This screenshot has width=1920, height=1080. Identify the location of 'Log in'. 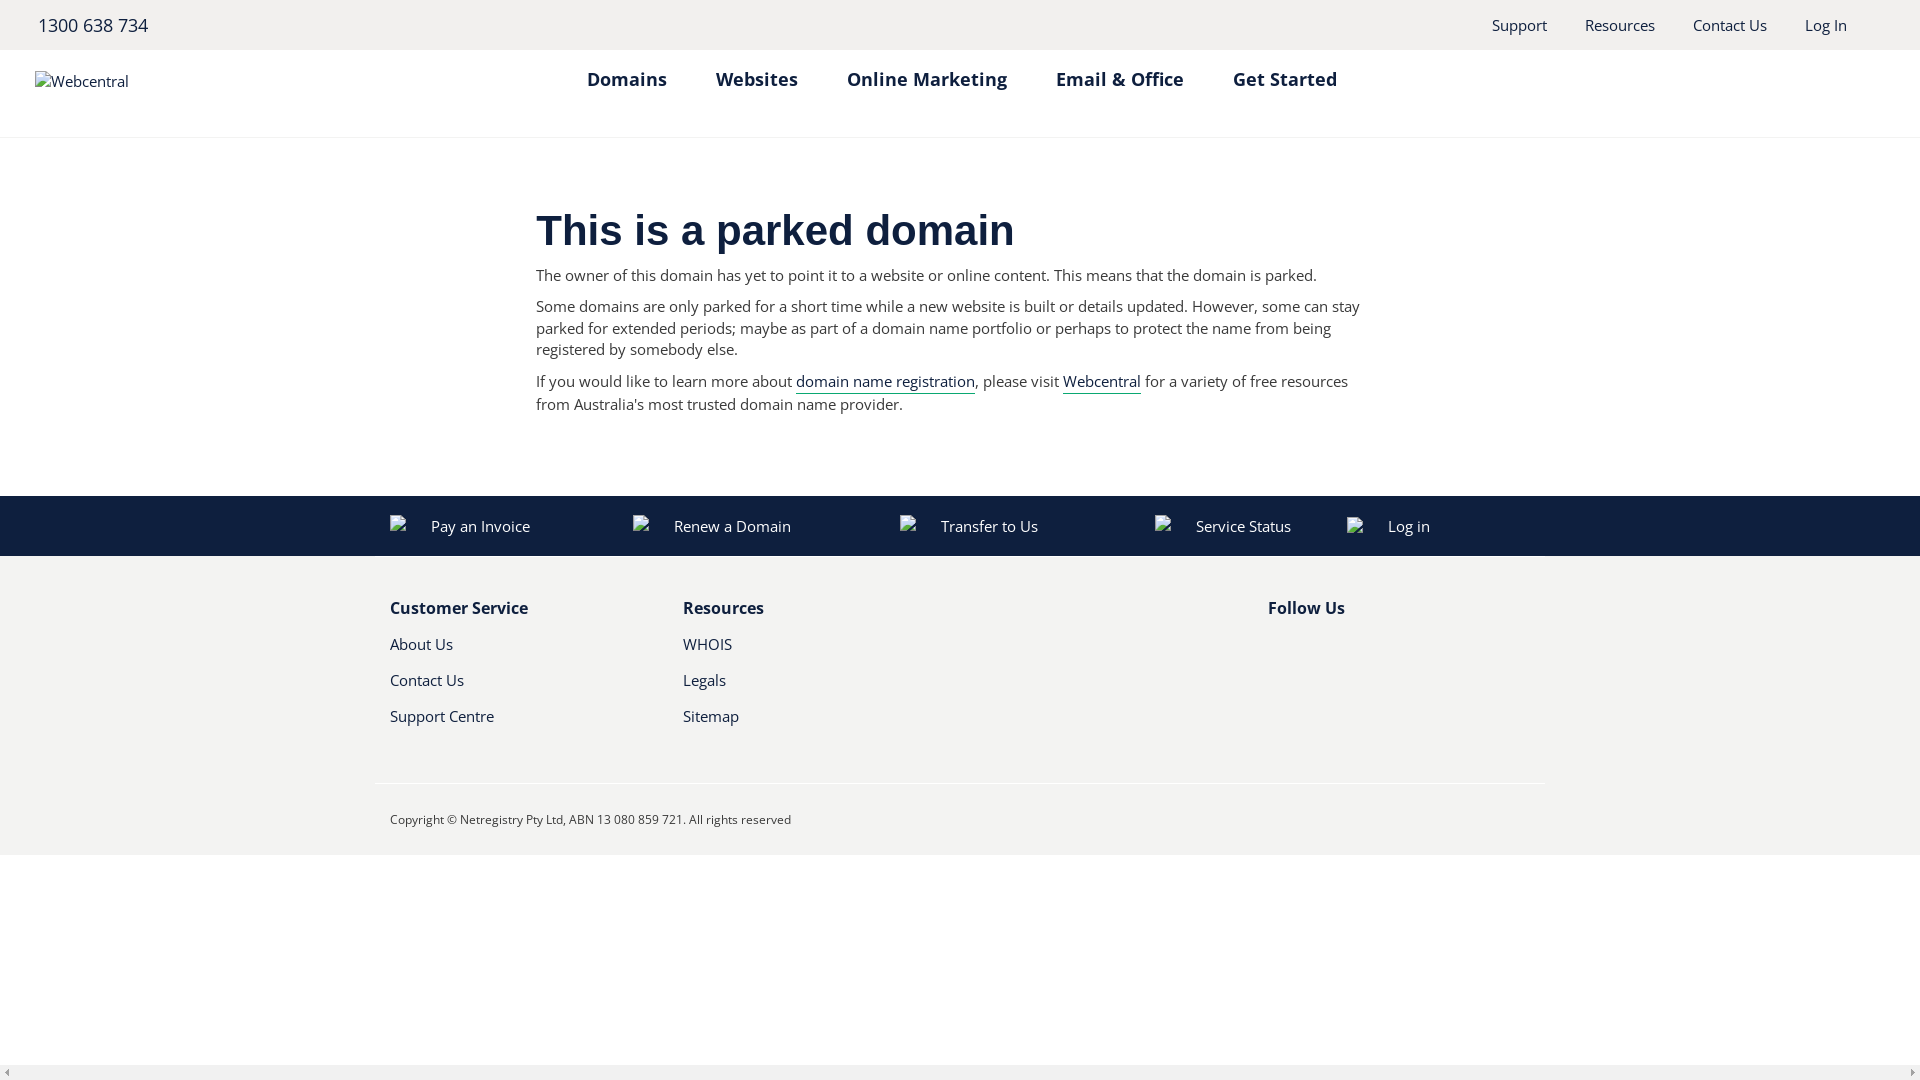
(1465, 524).